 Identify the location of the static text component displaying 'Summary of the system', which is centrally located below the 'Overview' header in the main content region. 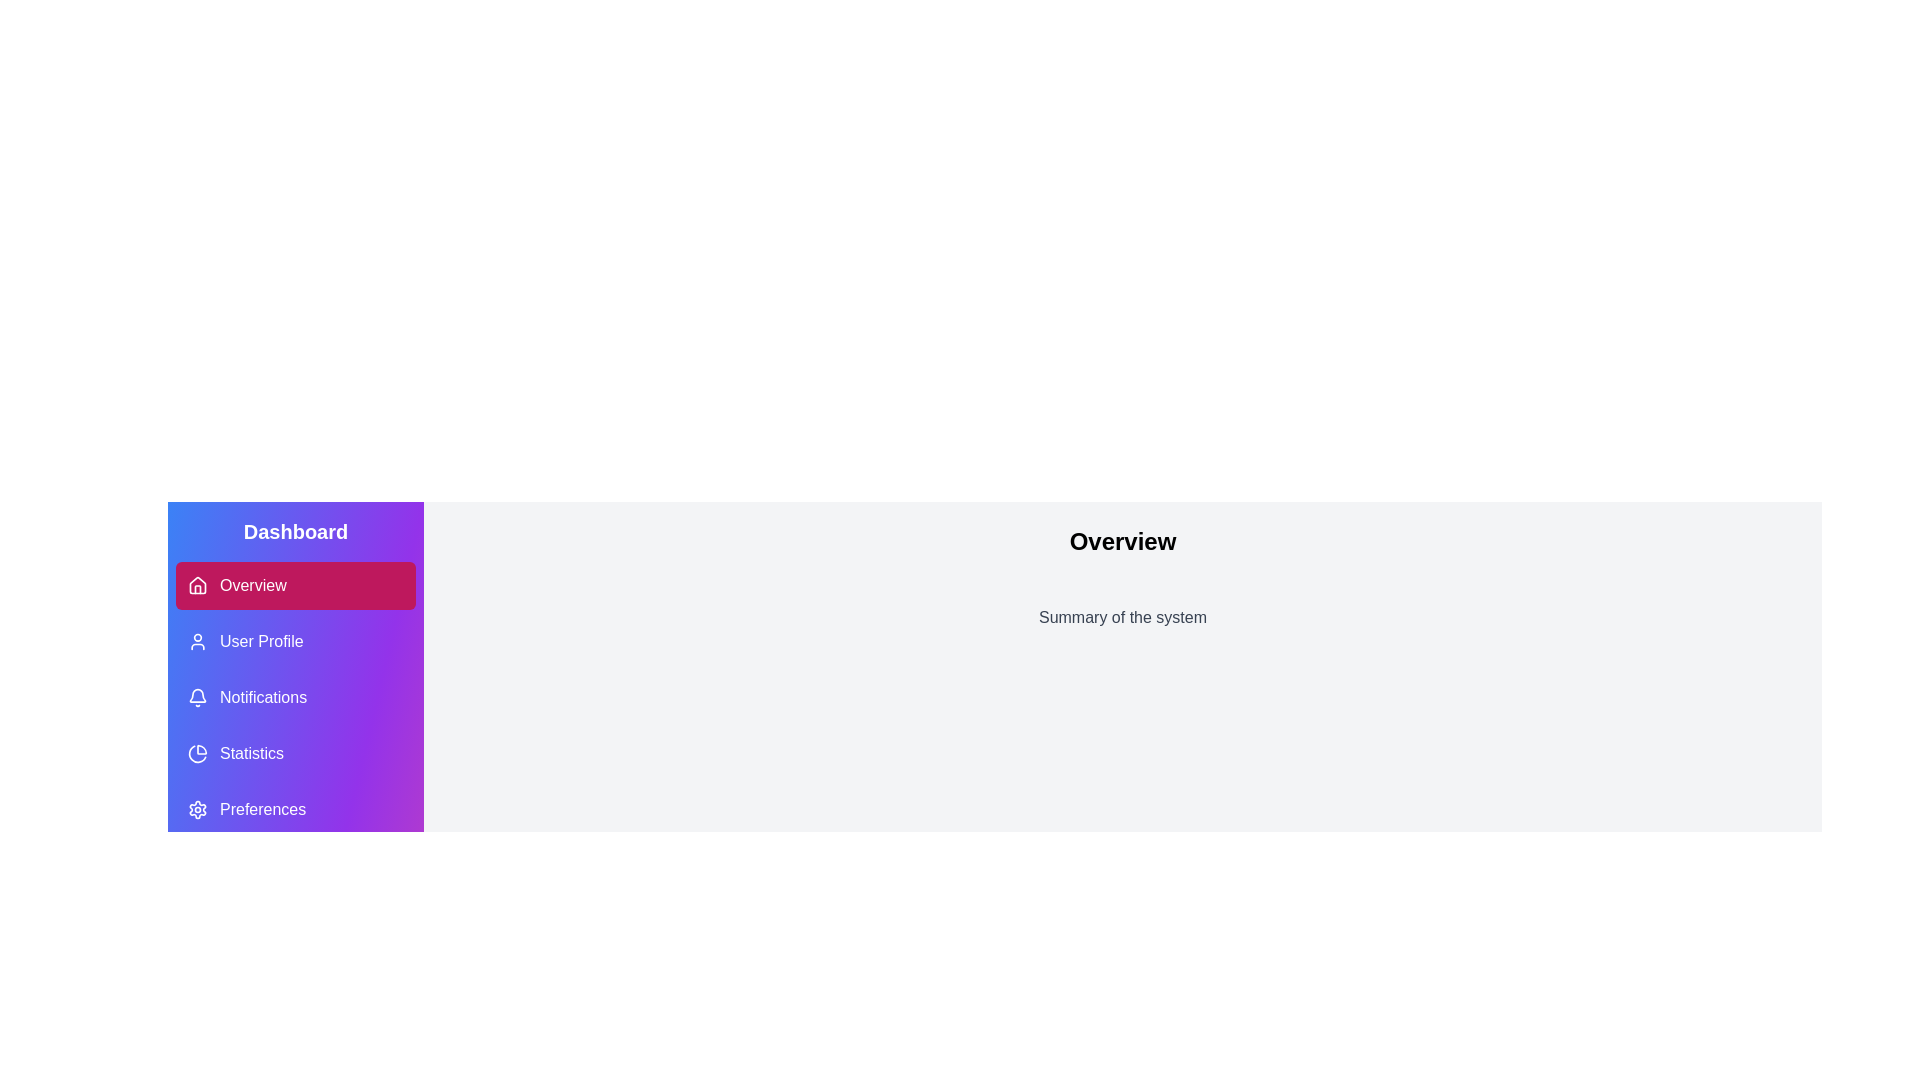
(1123, 616).